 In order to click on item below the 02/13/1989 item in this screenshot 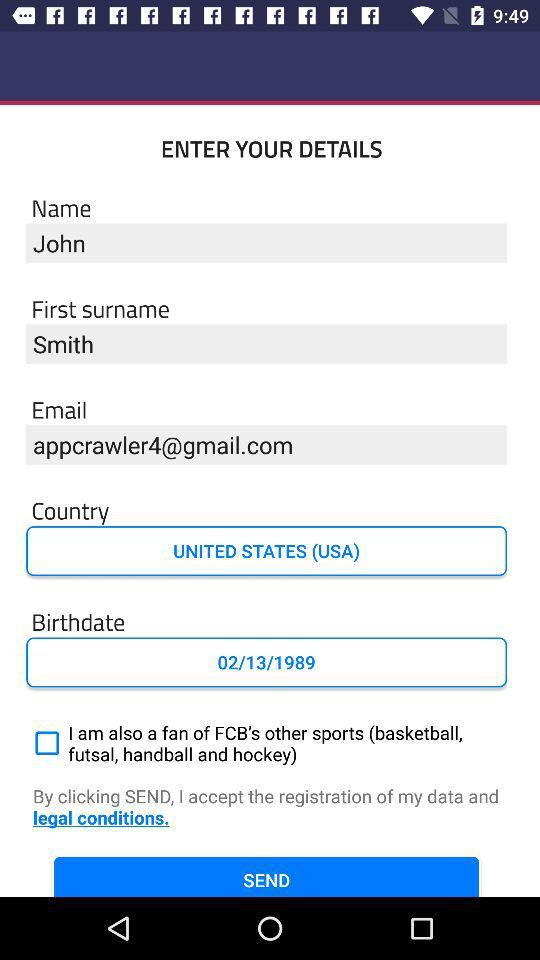, I will do `click(266, 742)`.